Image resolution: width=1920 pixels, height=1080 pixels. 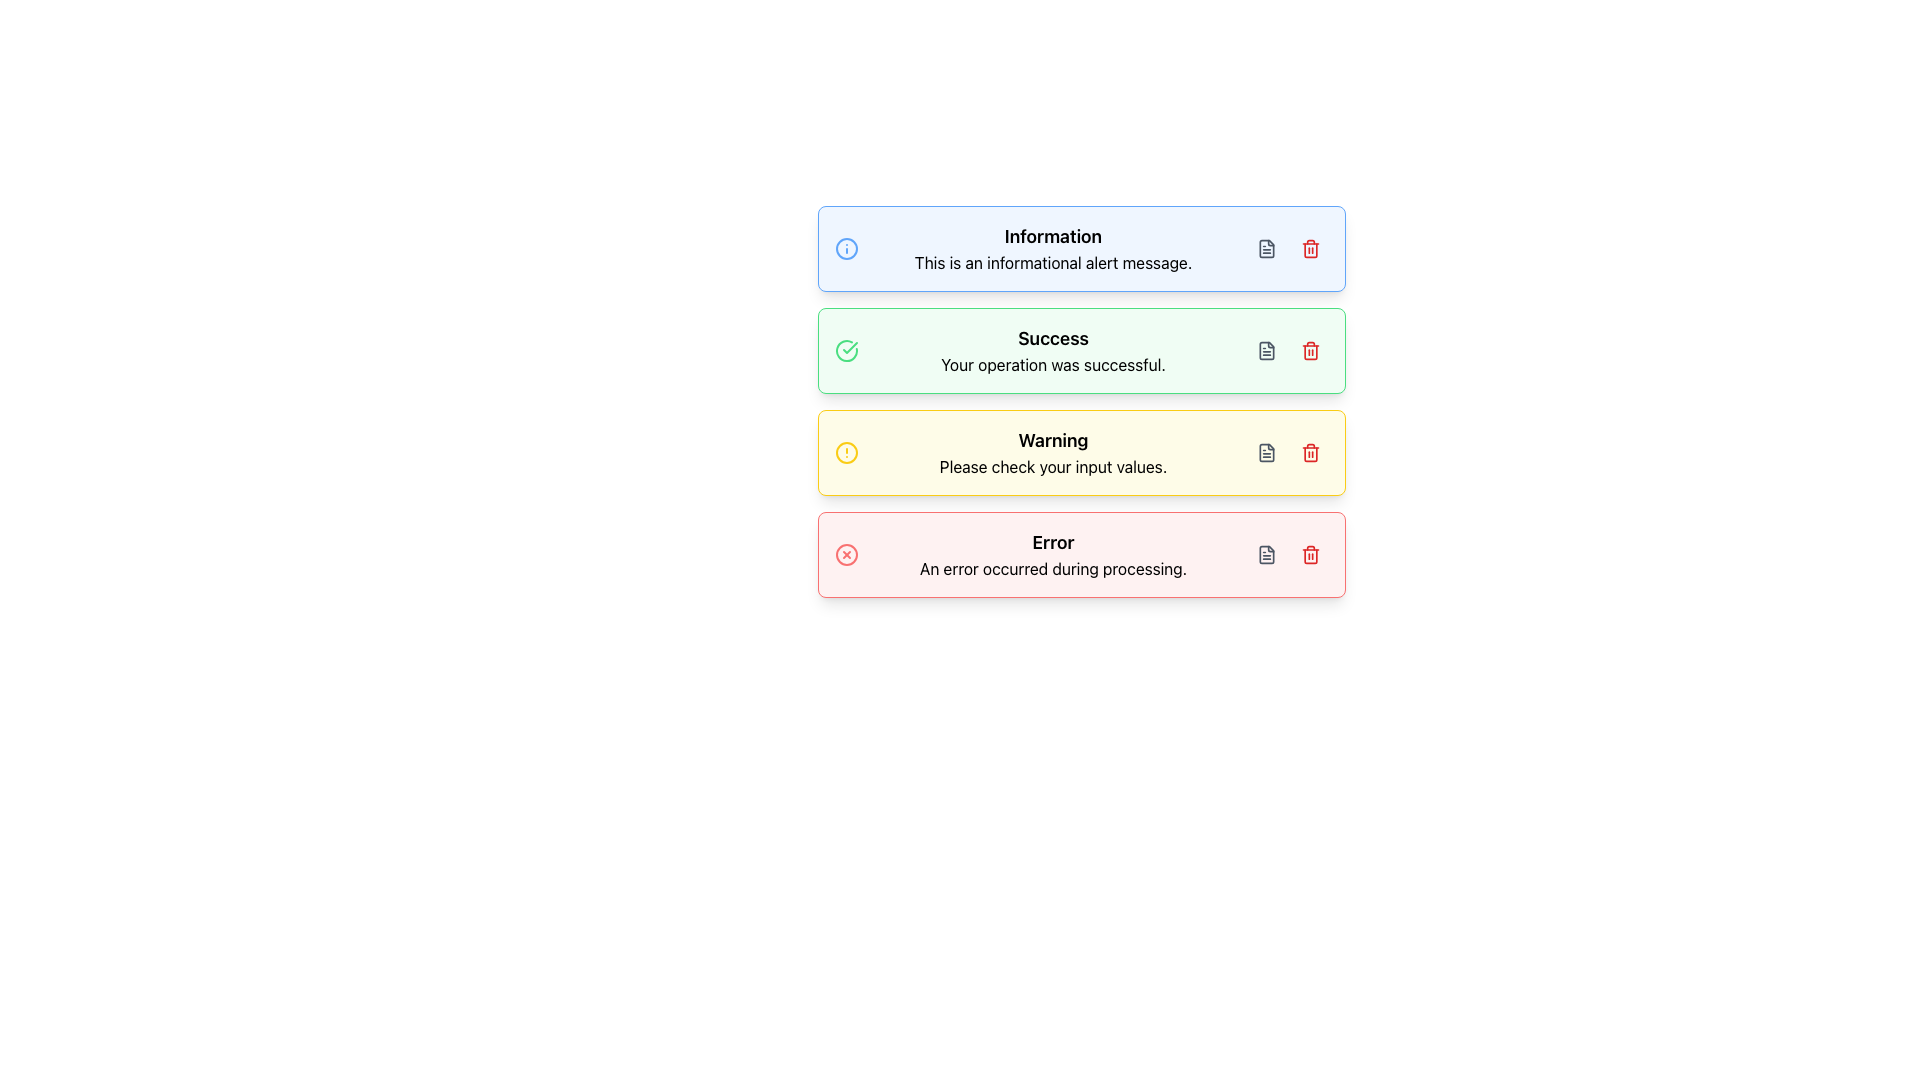 What do you see at coordinates (1310, 555) in the screenshot?
I see `the red outlined trash icon button located on the right side of the error message row` at bounding box center [1310, 555].